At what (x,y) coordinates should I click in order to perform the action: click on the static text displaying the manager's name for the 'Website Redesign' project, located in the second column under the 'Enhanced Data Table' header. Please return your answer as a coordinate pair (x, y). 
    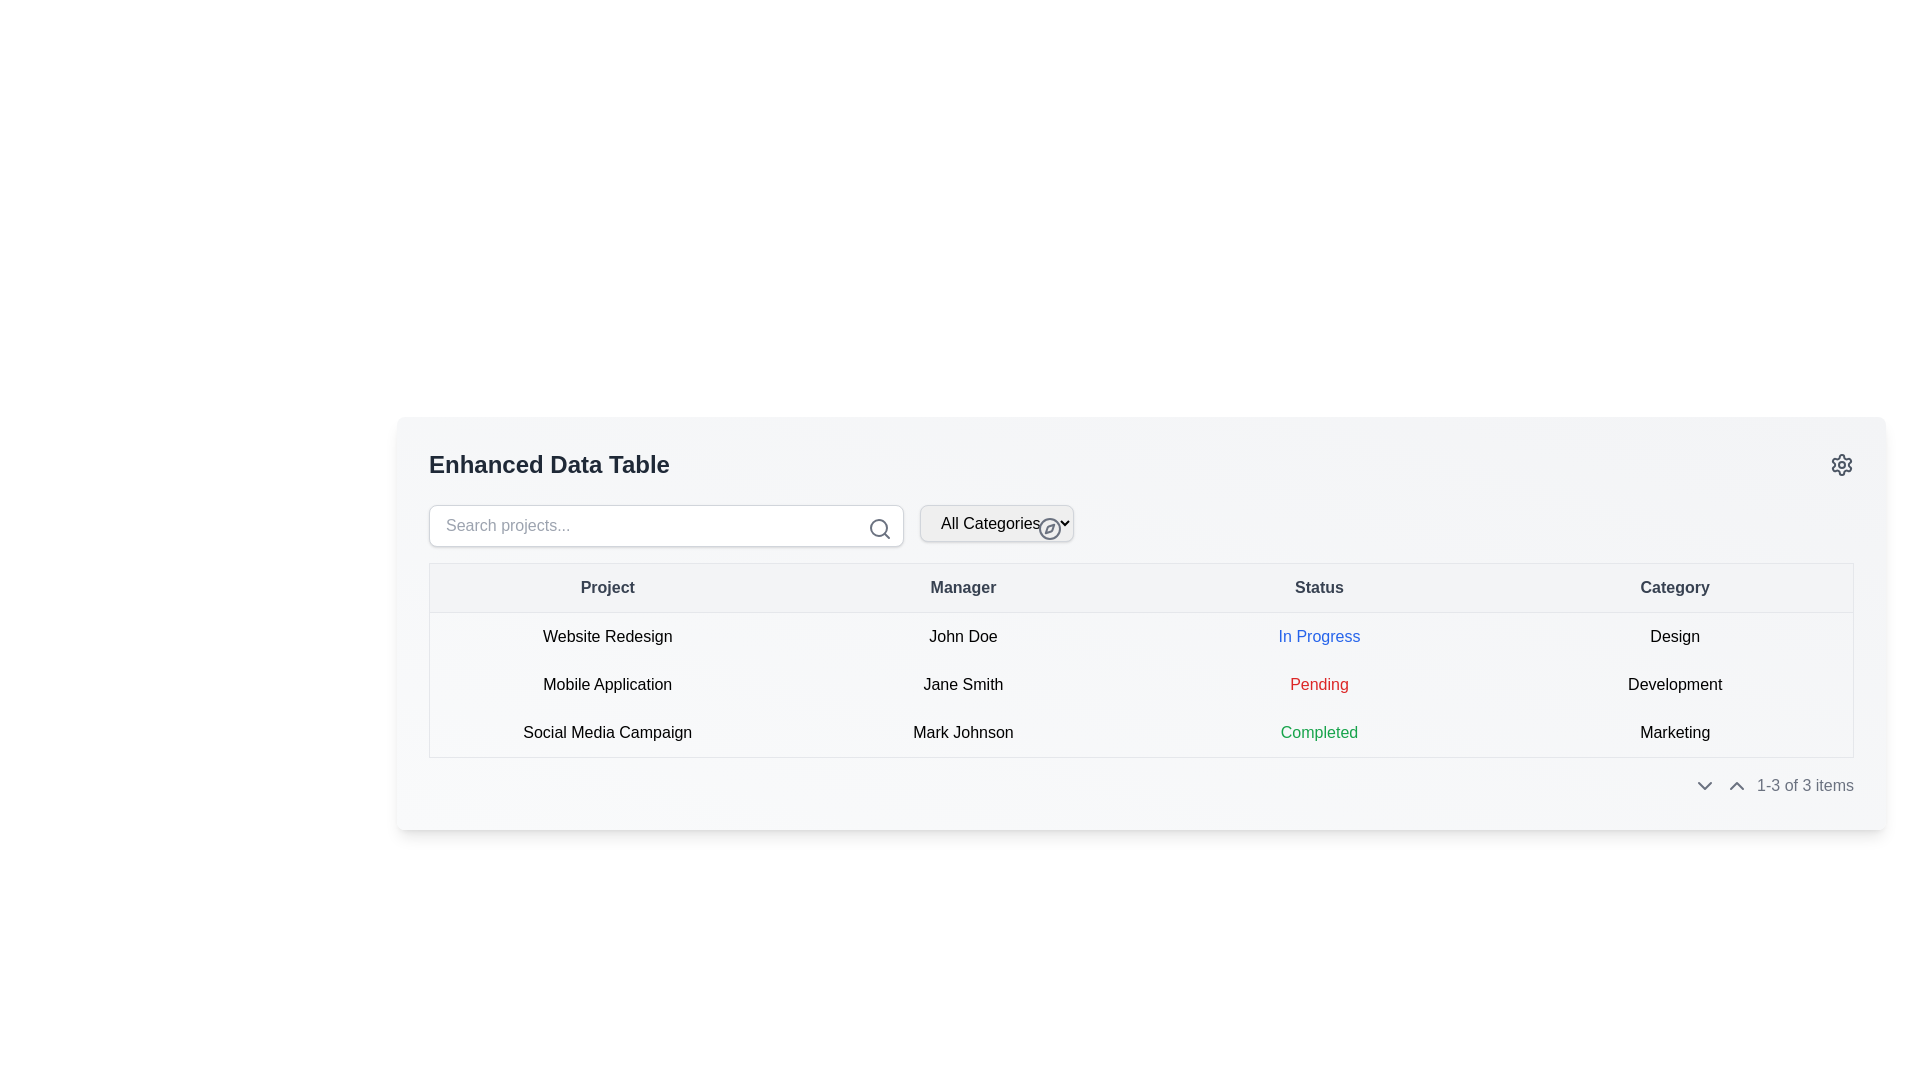
    Looking at the image, I should click on (963, 636).